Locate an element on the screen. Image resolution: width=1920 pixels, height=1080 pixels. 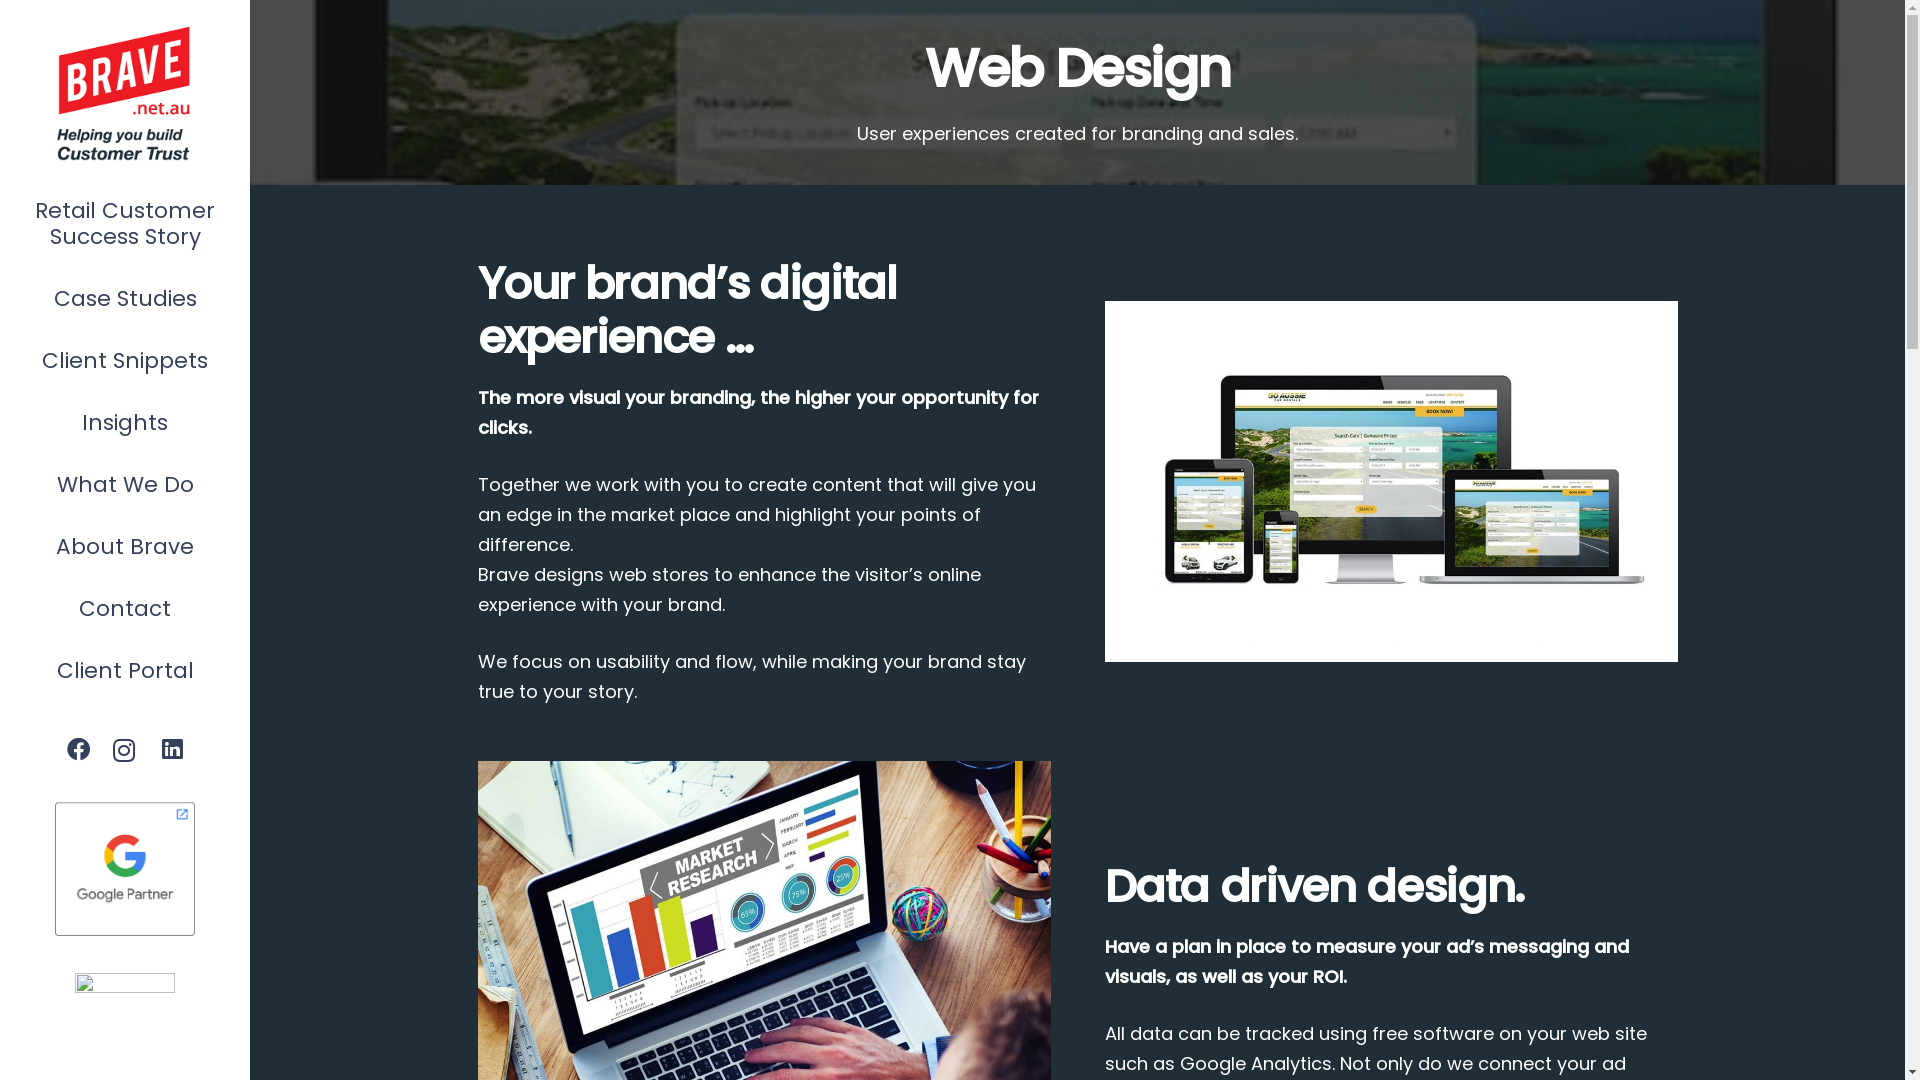
'LinkedIn' is located at coordinates (171, 750).